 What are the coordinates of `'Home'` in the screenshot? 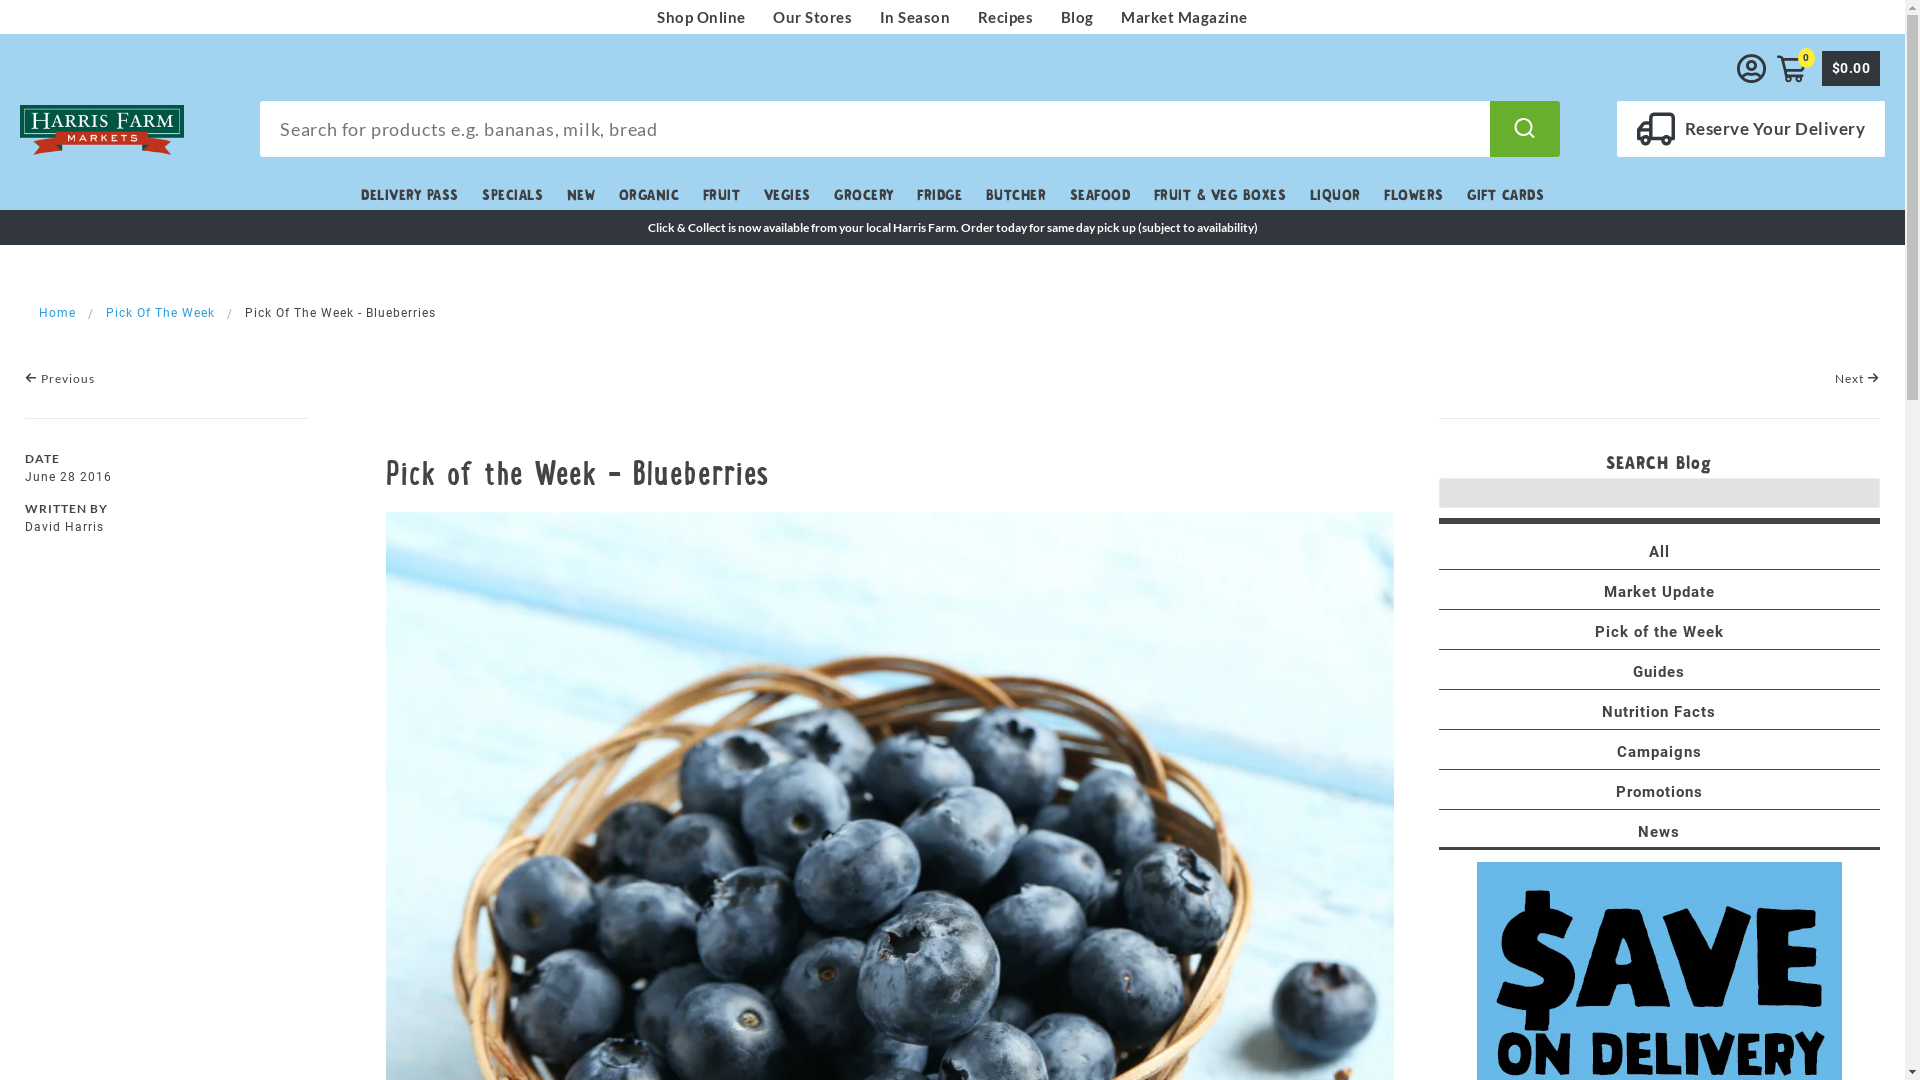 It's located at (57, 312).